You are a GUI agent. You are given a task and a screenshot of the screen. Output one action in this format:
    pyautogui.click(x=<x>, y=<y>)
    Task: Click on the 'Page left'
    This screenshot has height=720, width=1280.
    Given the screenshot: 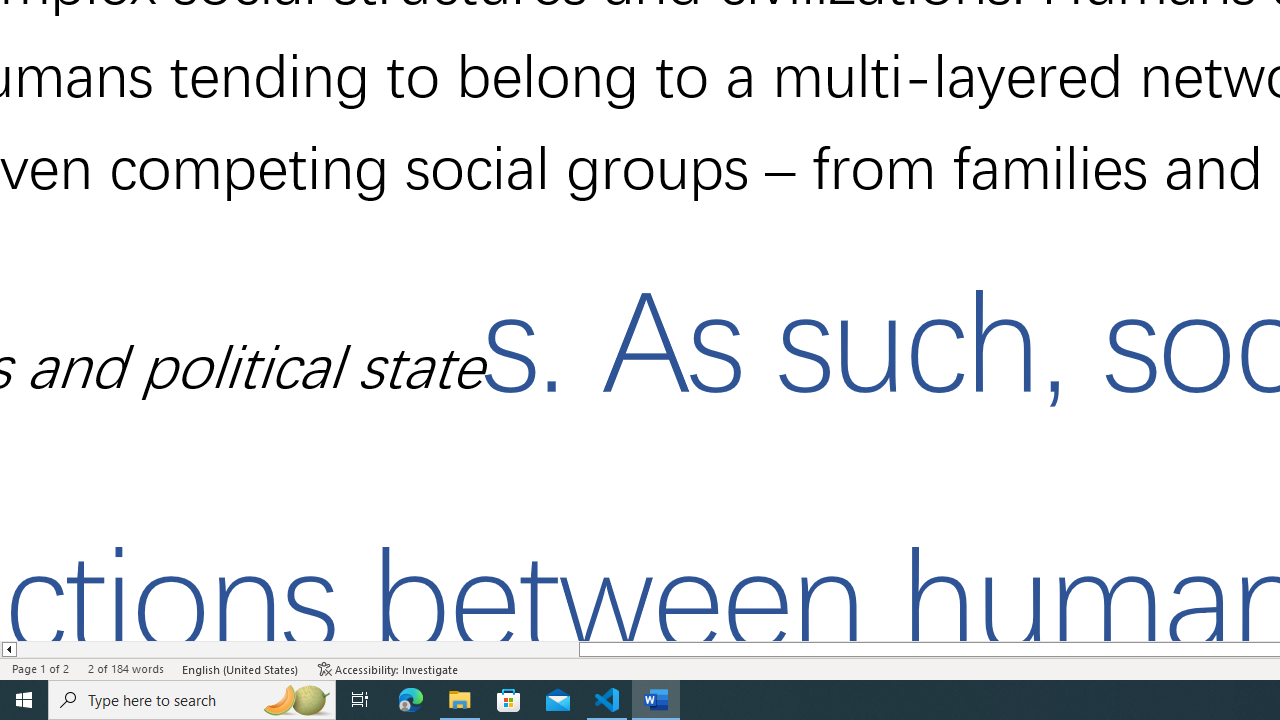 What is the action you would take?
    pyautogui.click(x=296, y=649)
    